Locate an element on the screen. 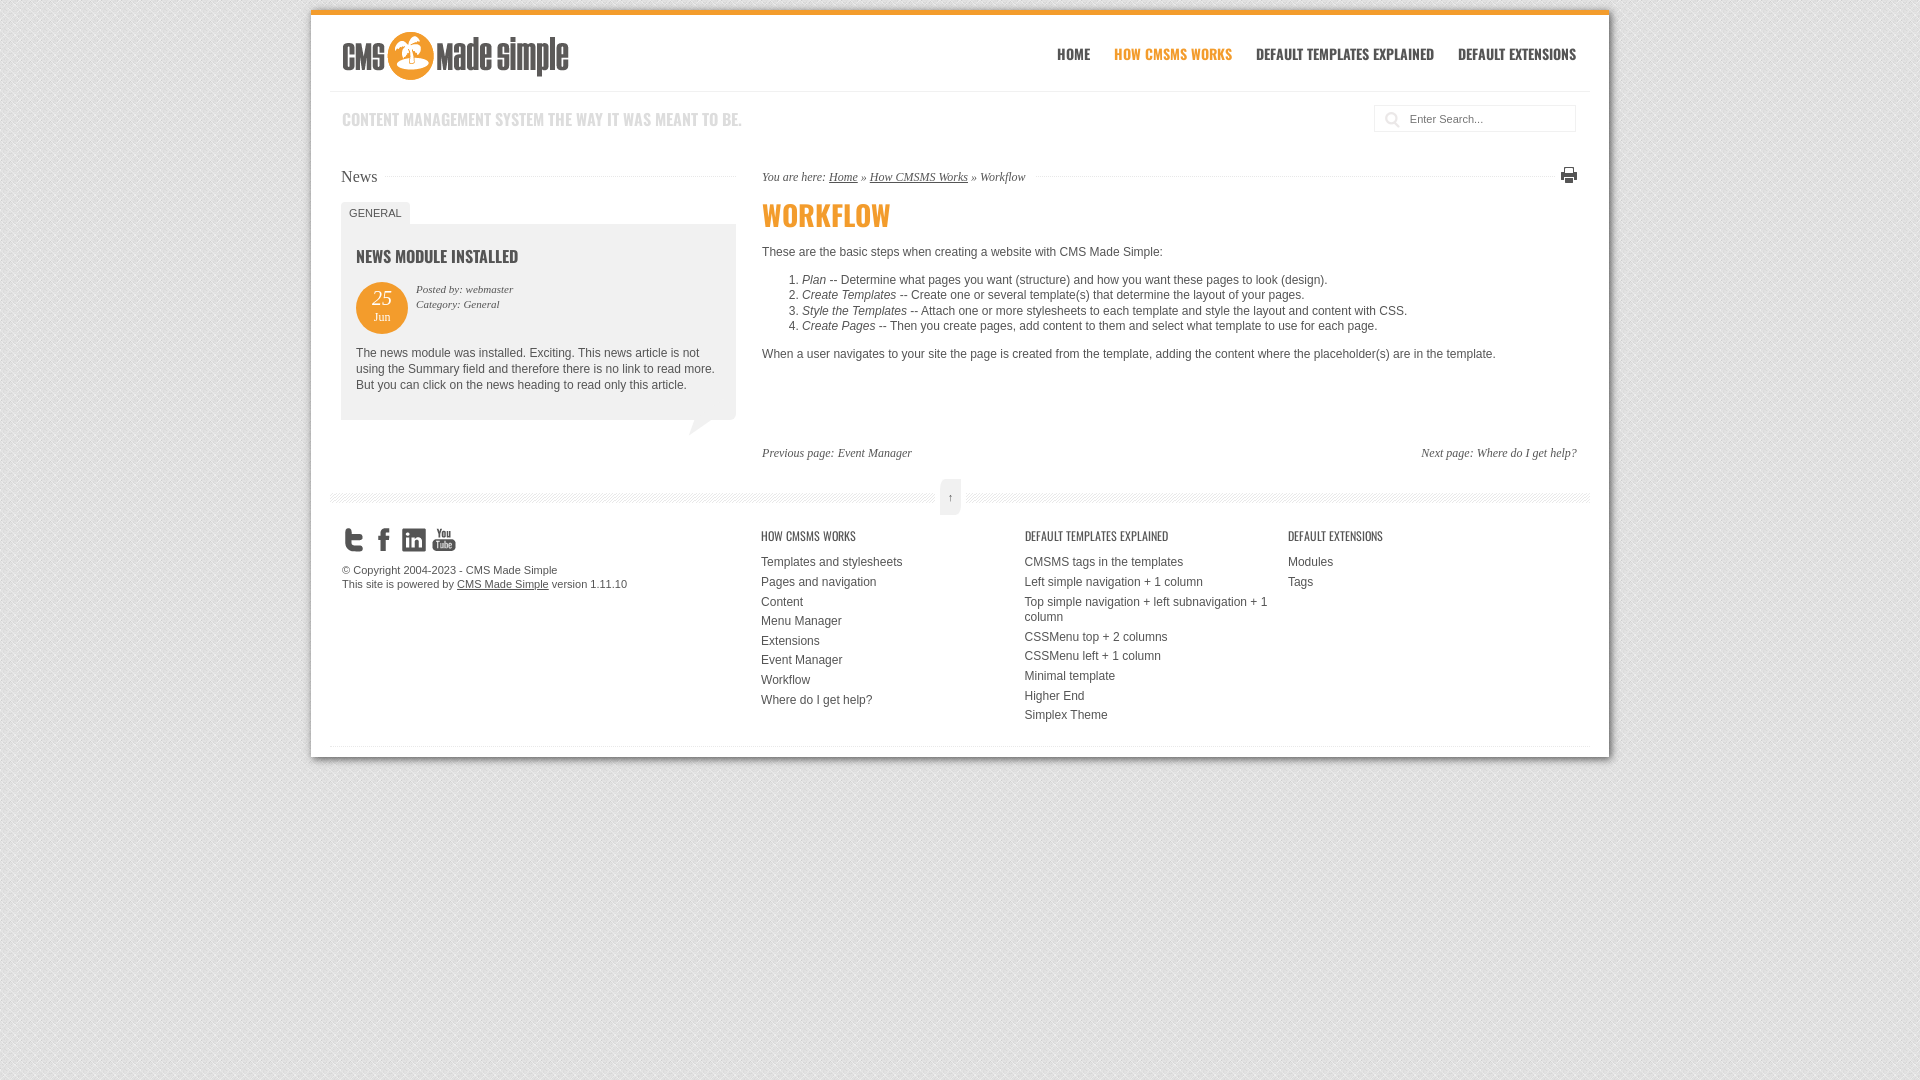  'YouTube' is located at coordinates (443, 540).